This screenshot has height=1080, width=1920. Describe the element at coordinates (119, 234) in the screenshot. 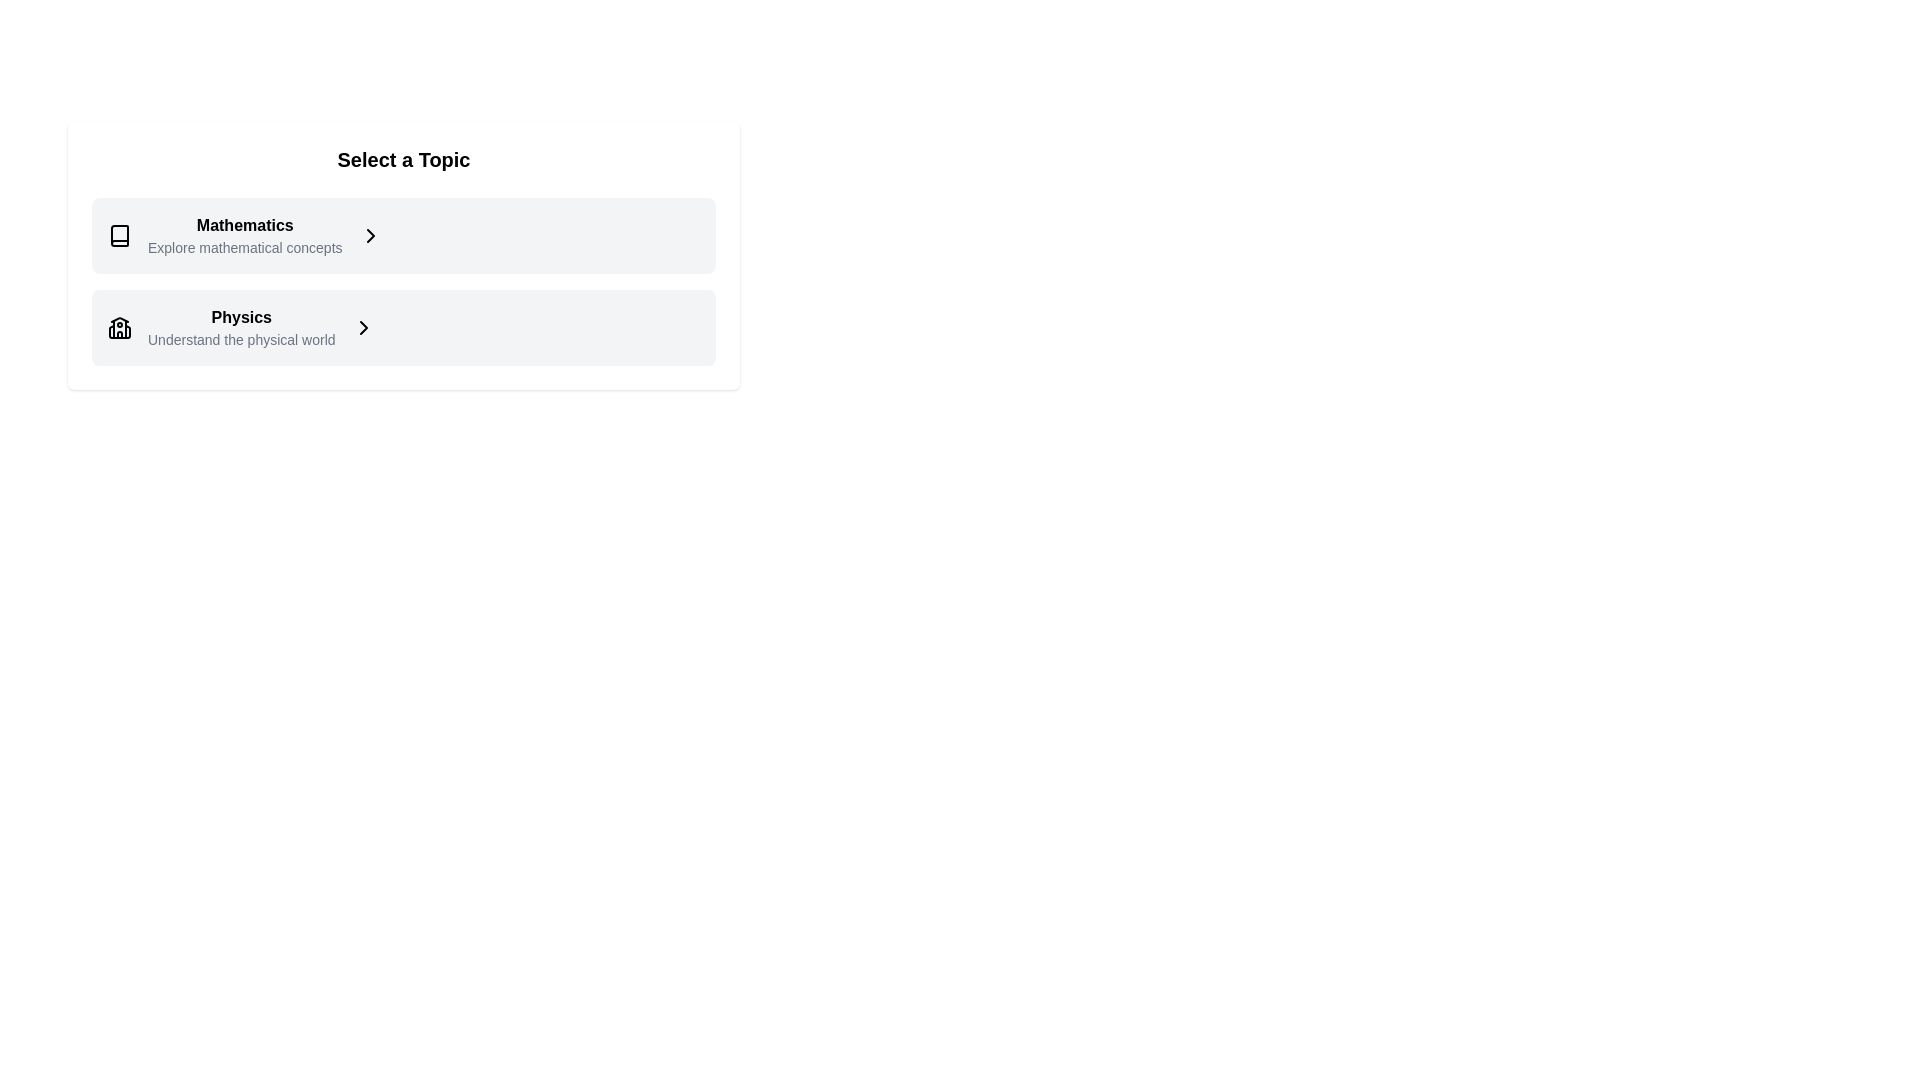

I see `the decorative icon representing the topic 'Mathematics' located in the first list item labeled 'Mathematics' with the subtitle 'Explore mathematical concepts', positioned to the far left of the text content` at that location.